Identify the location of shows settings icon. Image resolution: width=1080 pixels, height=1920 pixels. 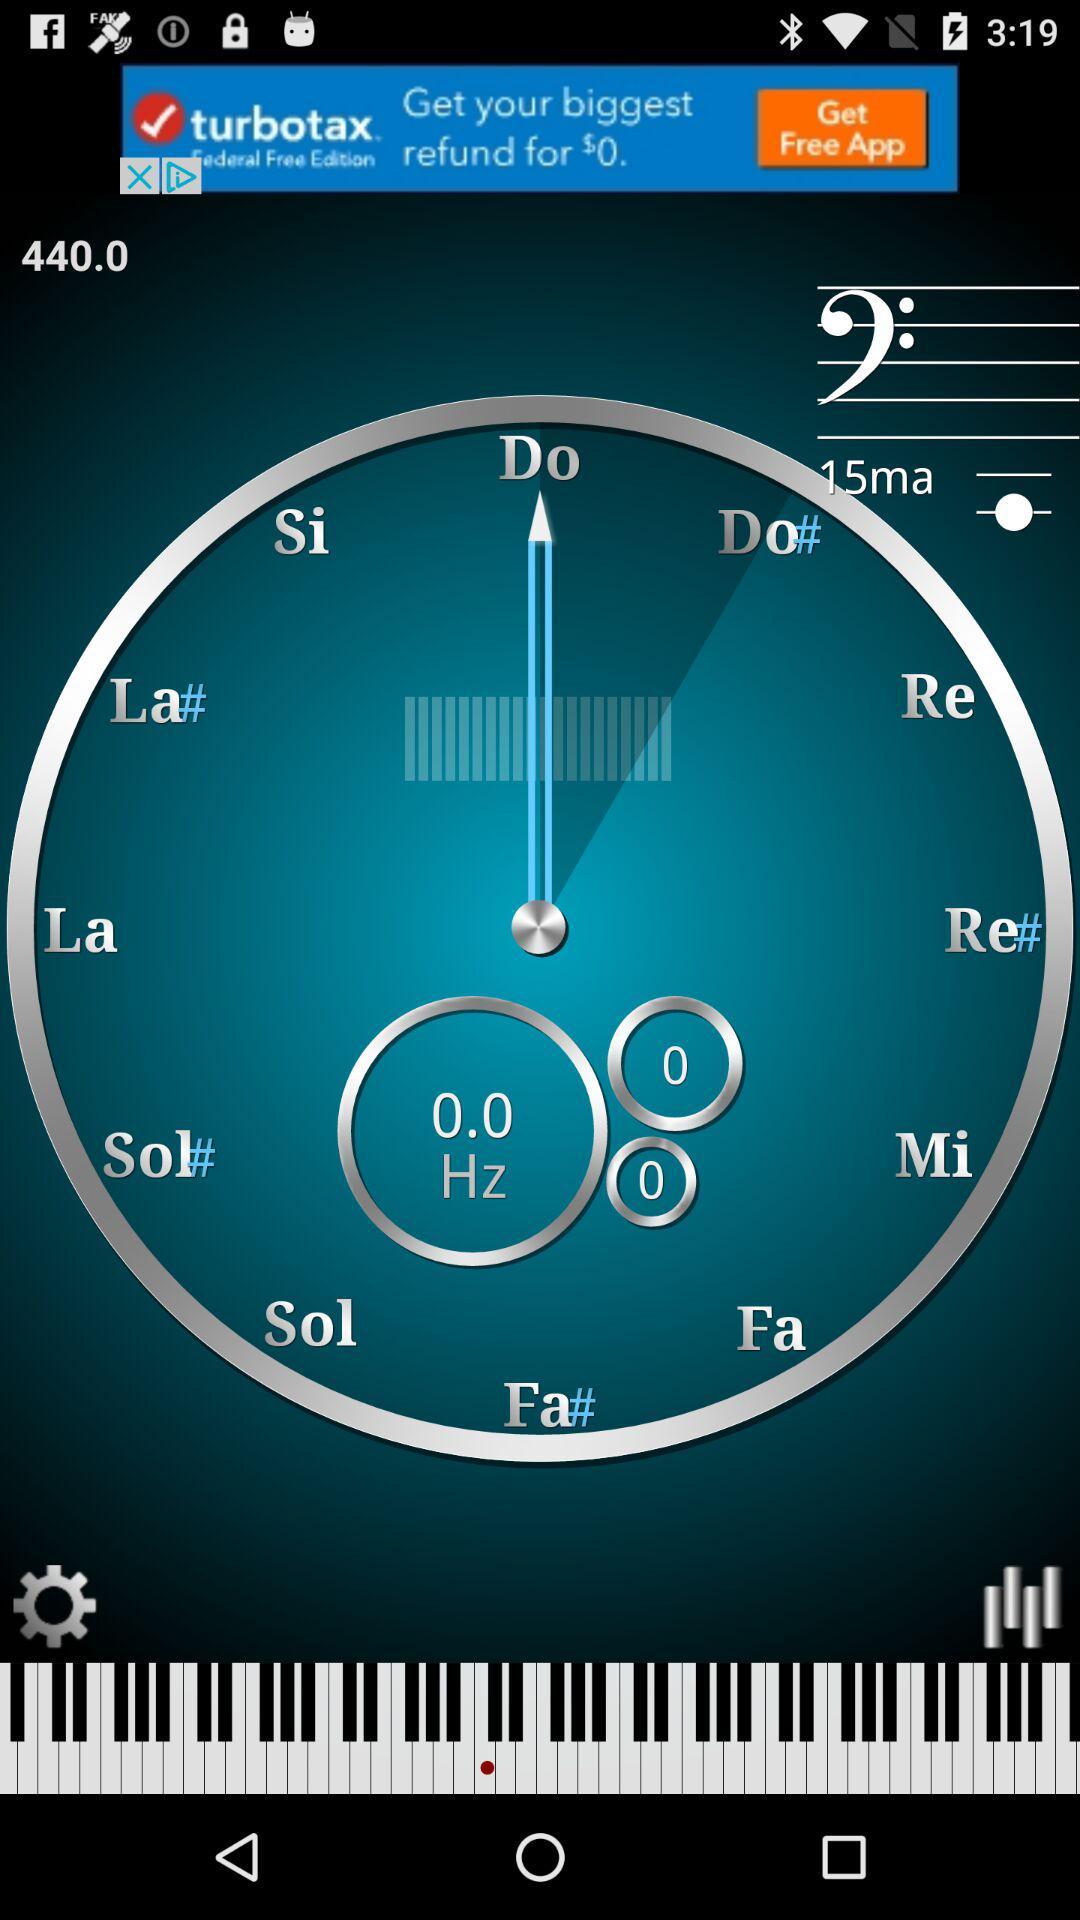
(54, 1607).